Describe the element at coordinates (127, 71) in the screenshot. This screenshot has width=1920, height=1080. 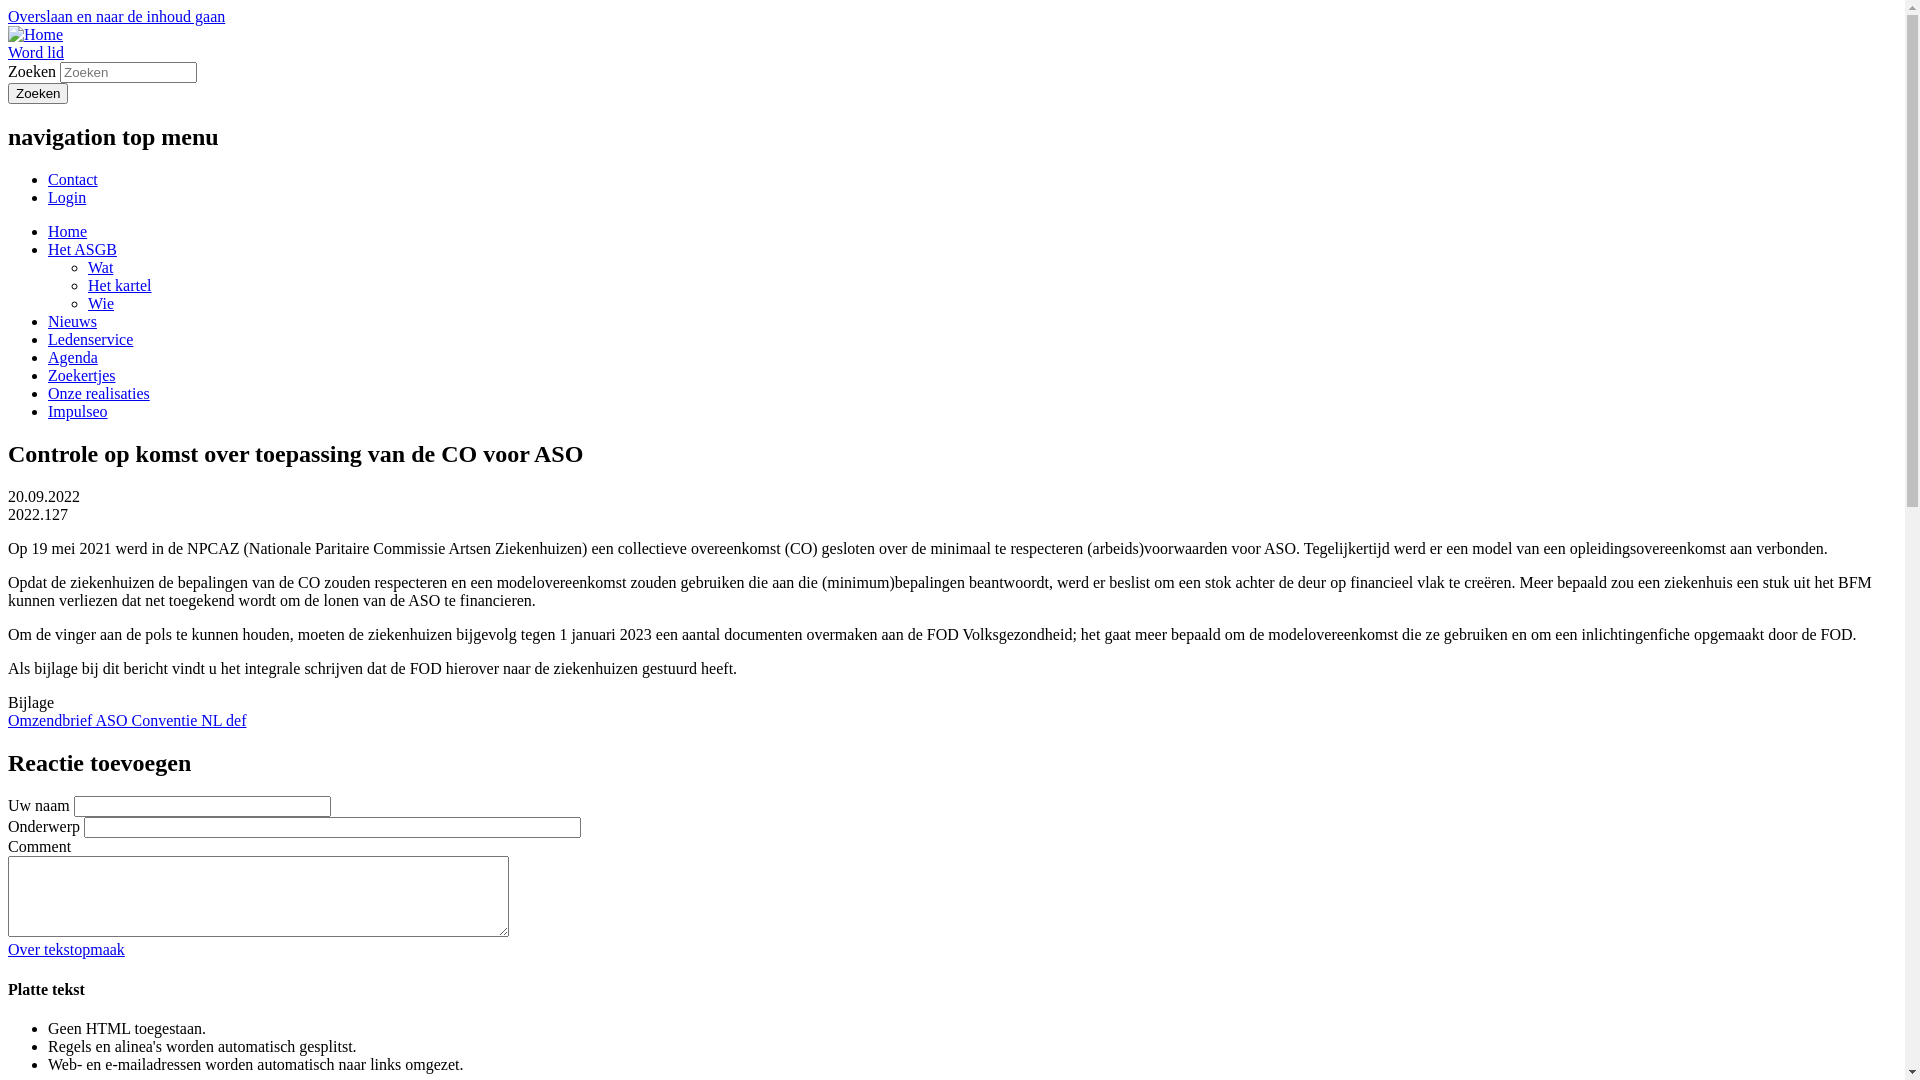
I see `'Geef de woorden op waarnaar u wilt zoeken.'` at that location.